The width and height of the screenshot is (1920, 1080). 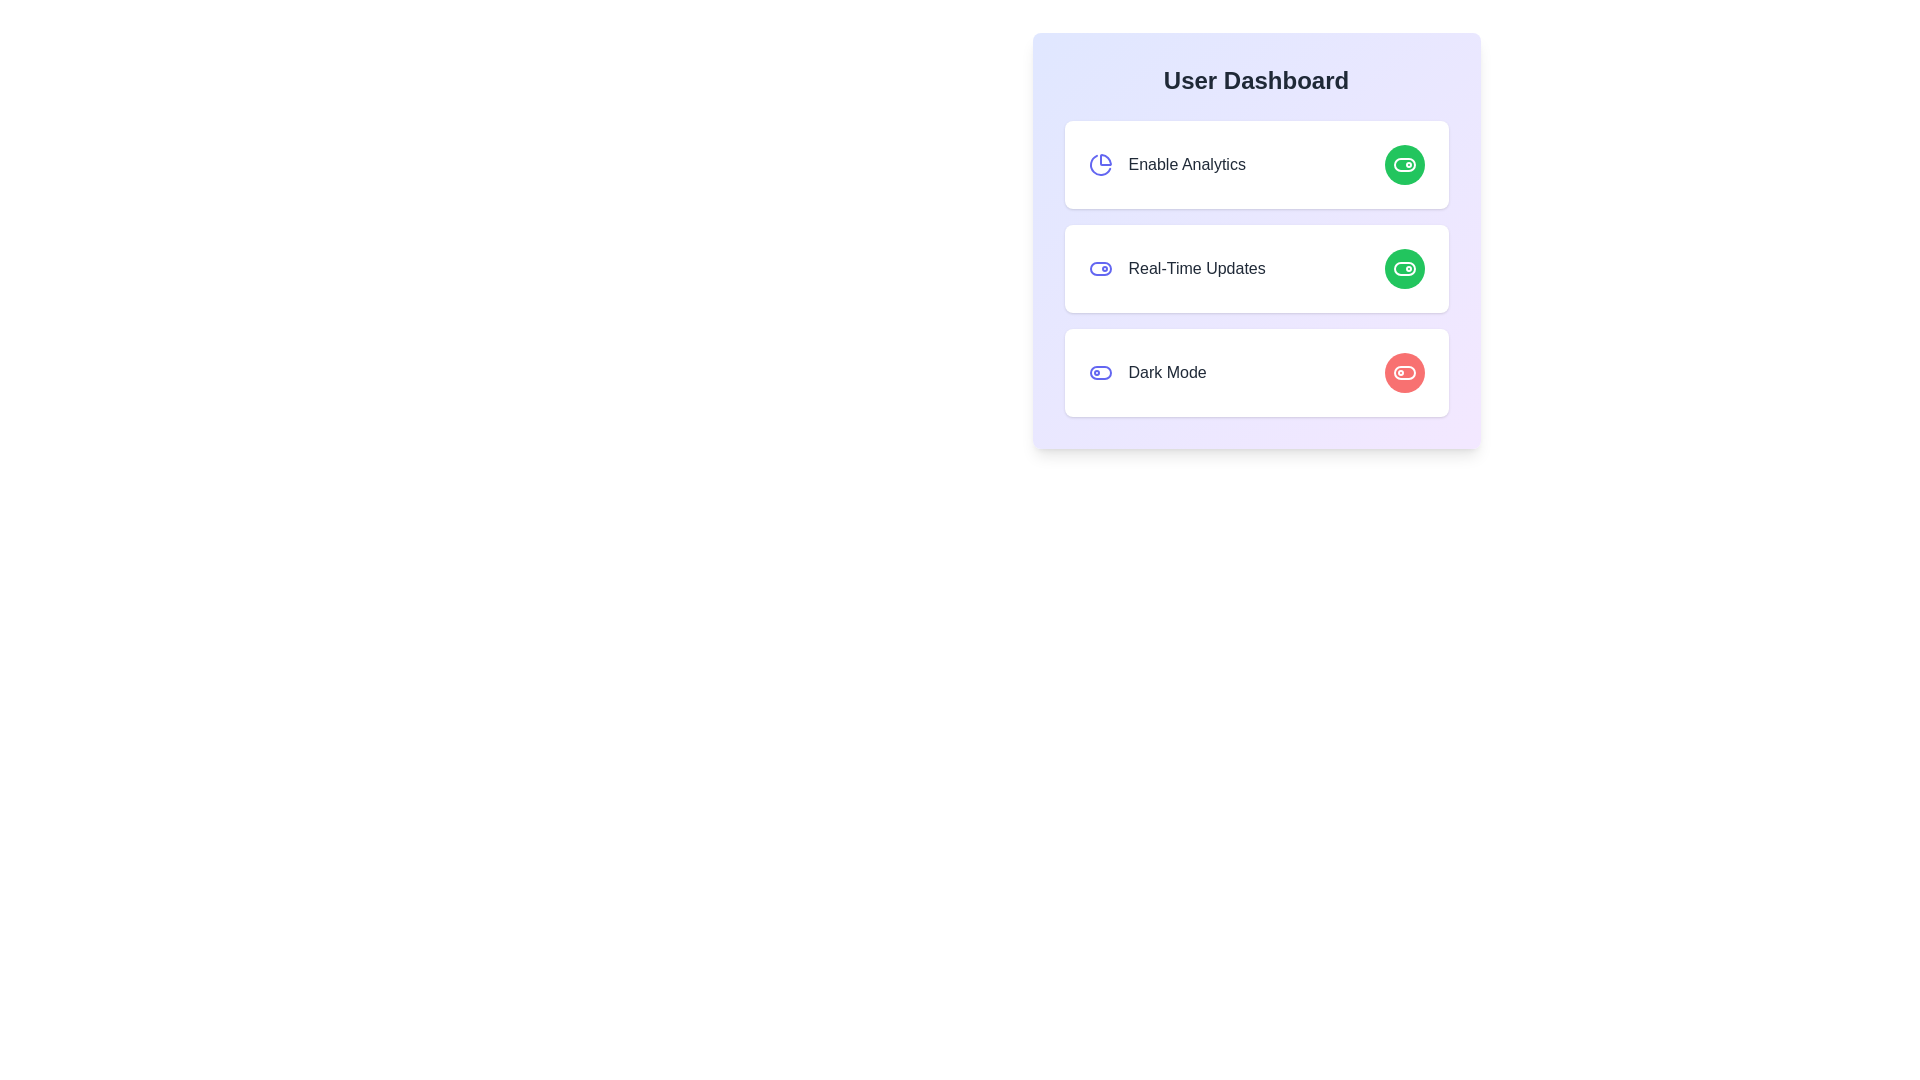 What do you see at coordinates (1403, 268) in the screenshot?
I see `the circular green toggle button with a toggle-switch icon located at the right side of the 'Real-Time Updates' option in the User Dashboard card` at bounding box center [1403, 268].